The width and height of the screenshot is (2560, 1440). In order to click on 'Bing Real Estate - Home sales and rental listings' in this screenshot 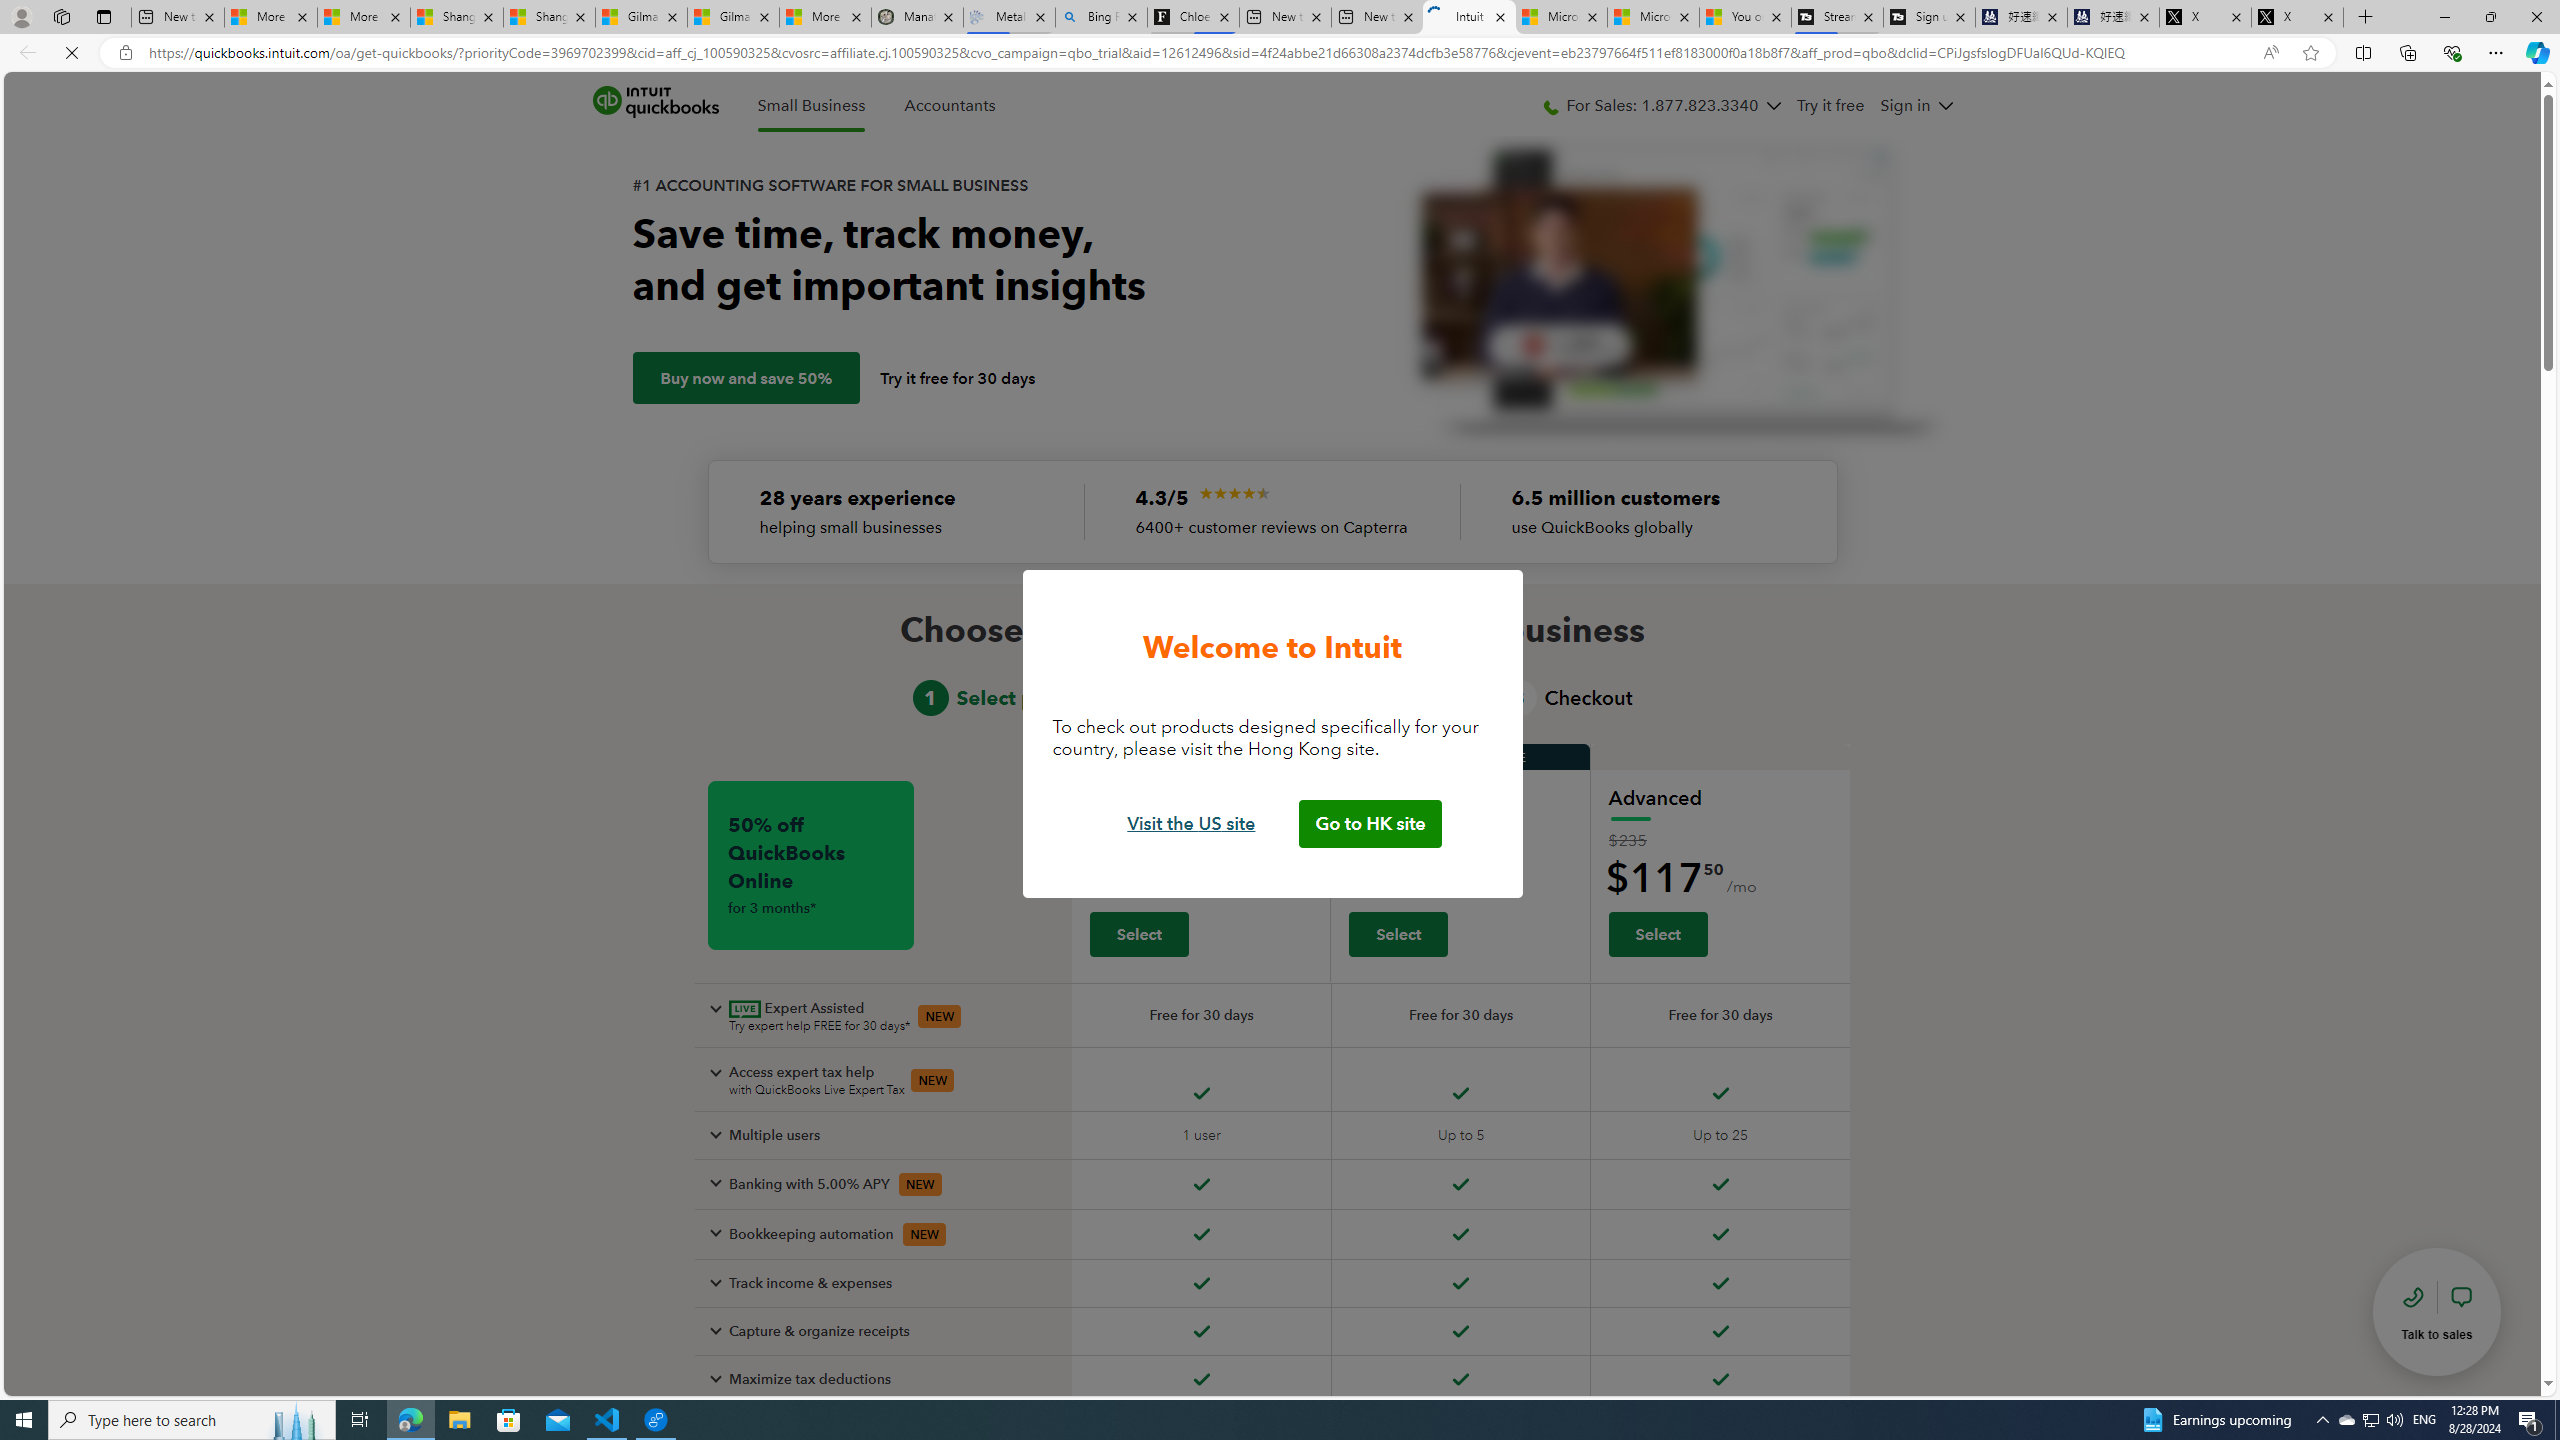, I will do `click(1101, 16)`.